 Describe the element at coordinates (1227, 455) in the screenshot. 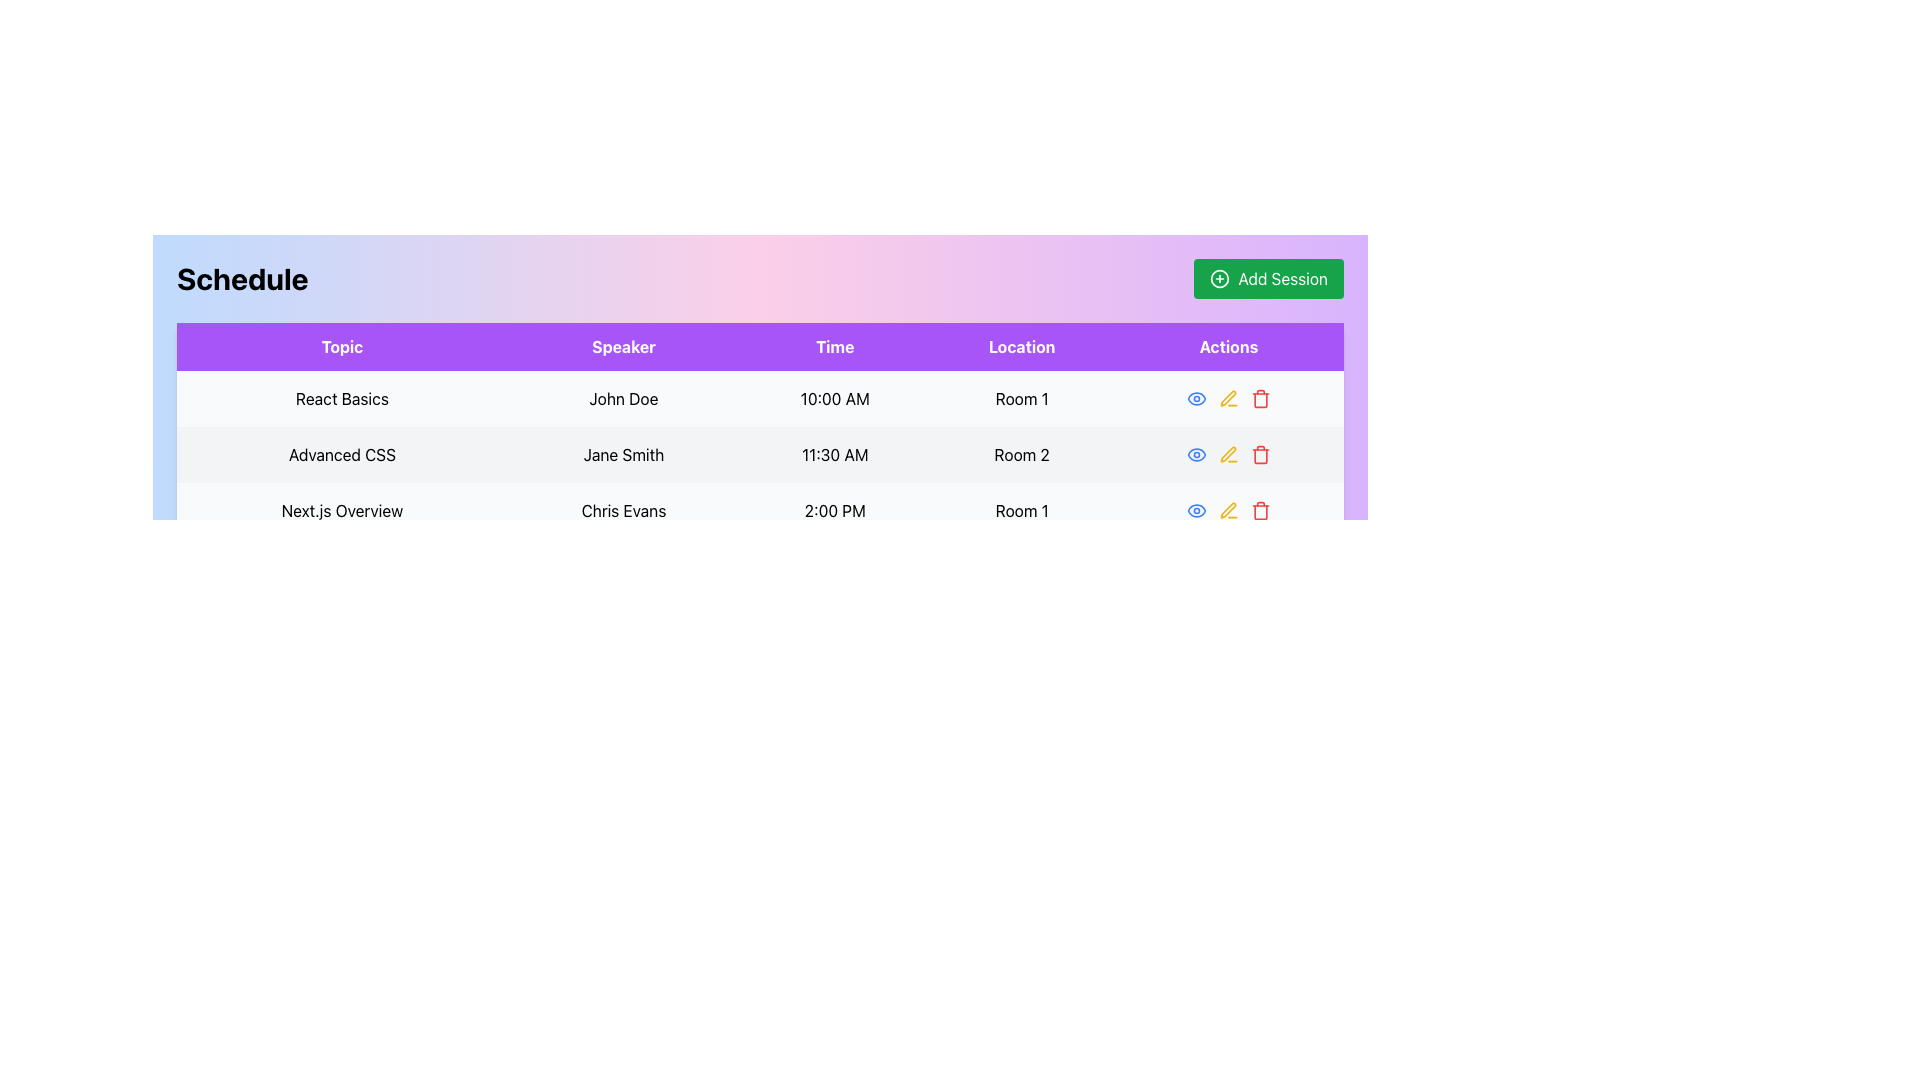

I see `the edit icon button in the Actions column for the session 'Advanced CSS' at 11:30 AM in Room 2` at that location.